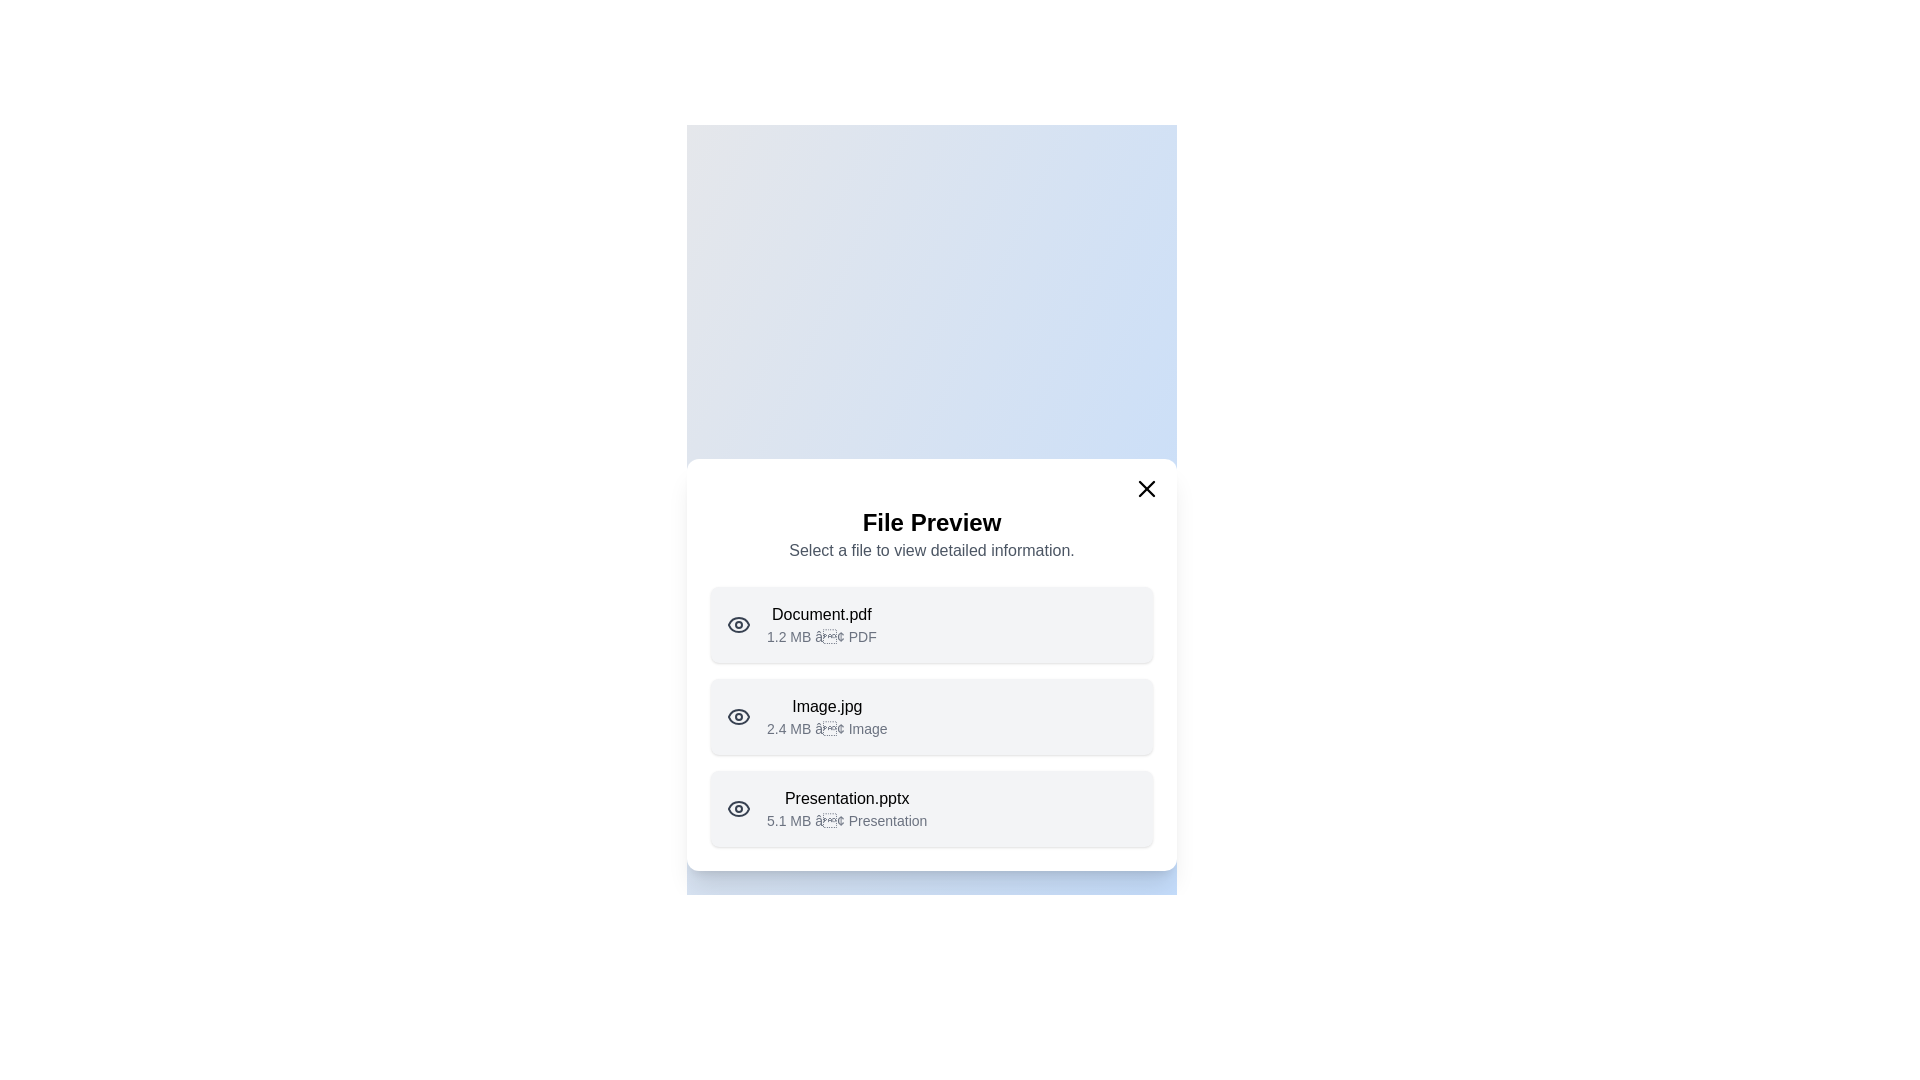 Image resolution: width=1920 pixels, height=1080 pixels. Describe the element at coordinates (1147, 489) in the screenshot. I see `the close button located at the top-right corner of the dialog` at that location.